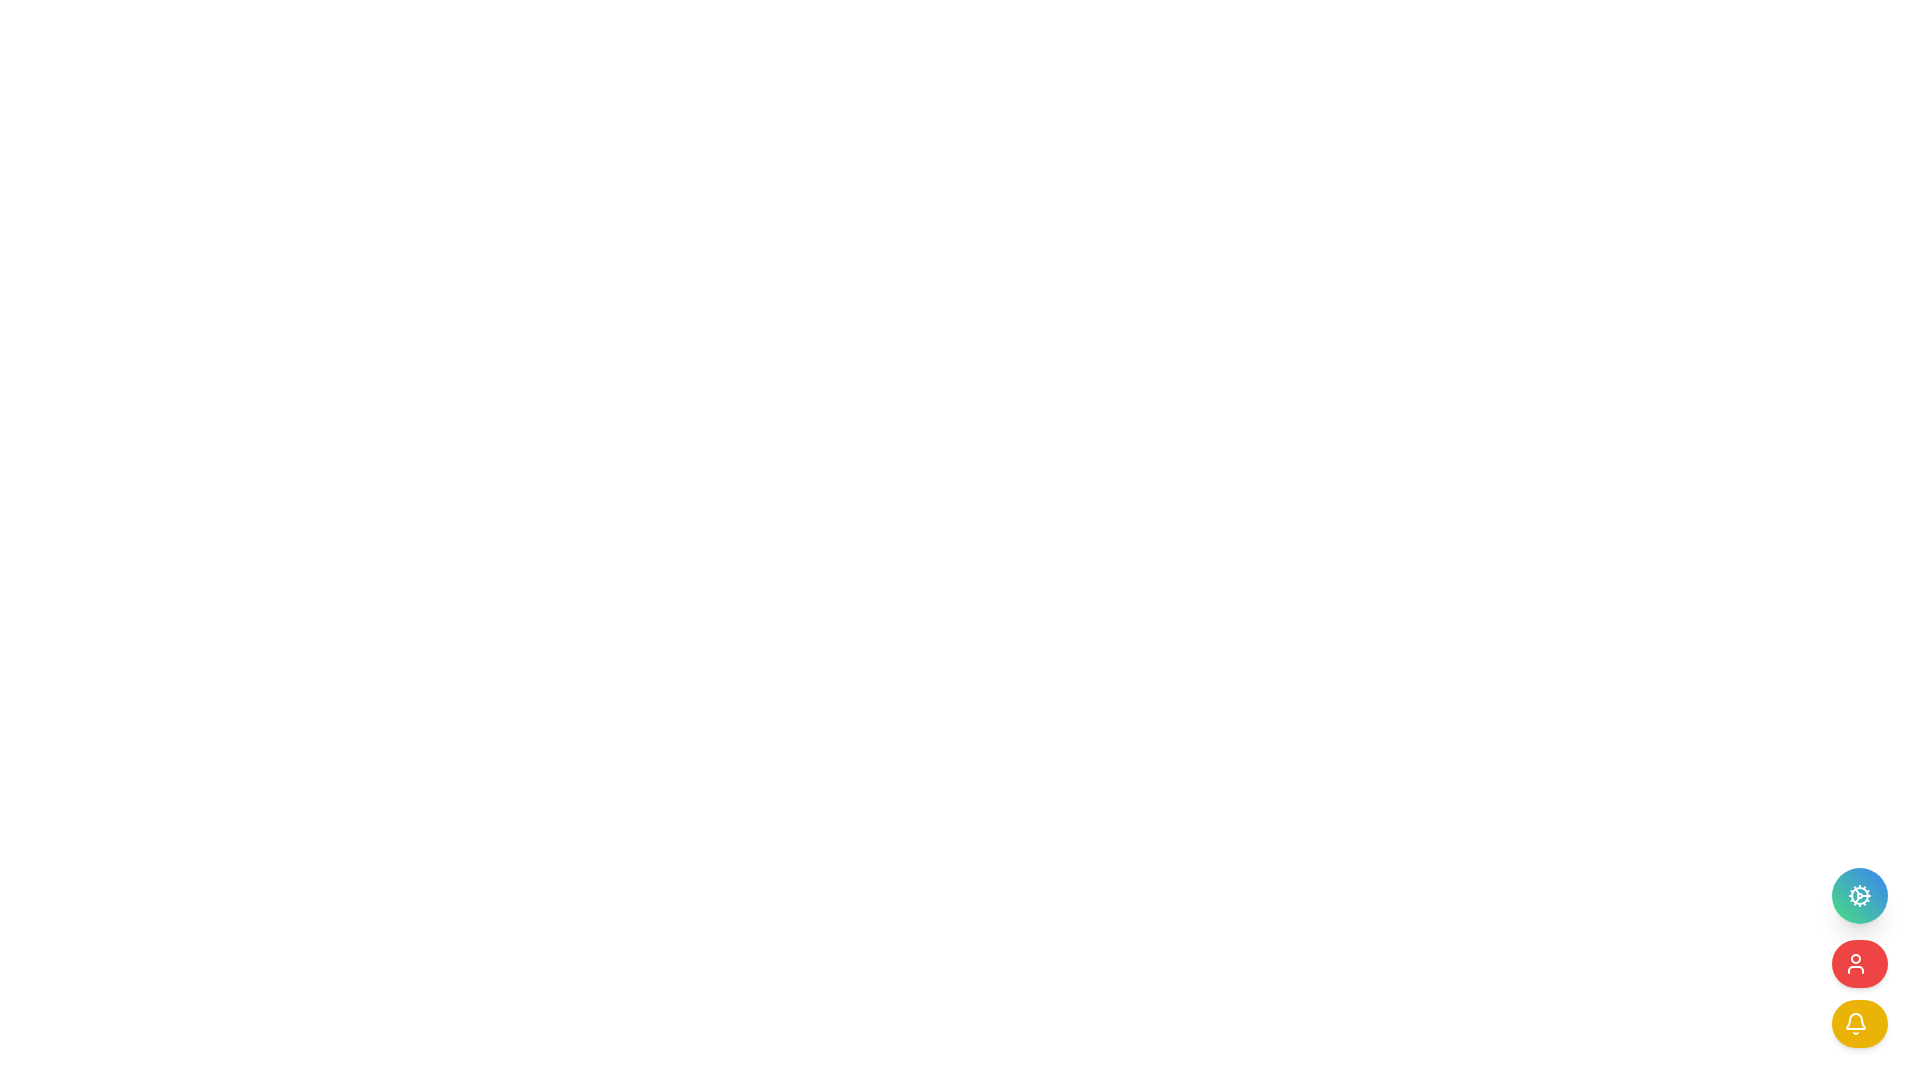 Image resolution: width=1920 pixels, height=1080 pixels. What do you see at coordinates (1859, 1023) in the screenshot?
I see `the notification button located below the red user icon button and the blue settings icon button` at bounding box center [1859, 1023].